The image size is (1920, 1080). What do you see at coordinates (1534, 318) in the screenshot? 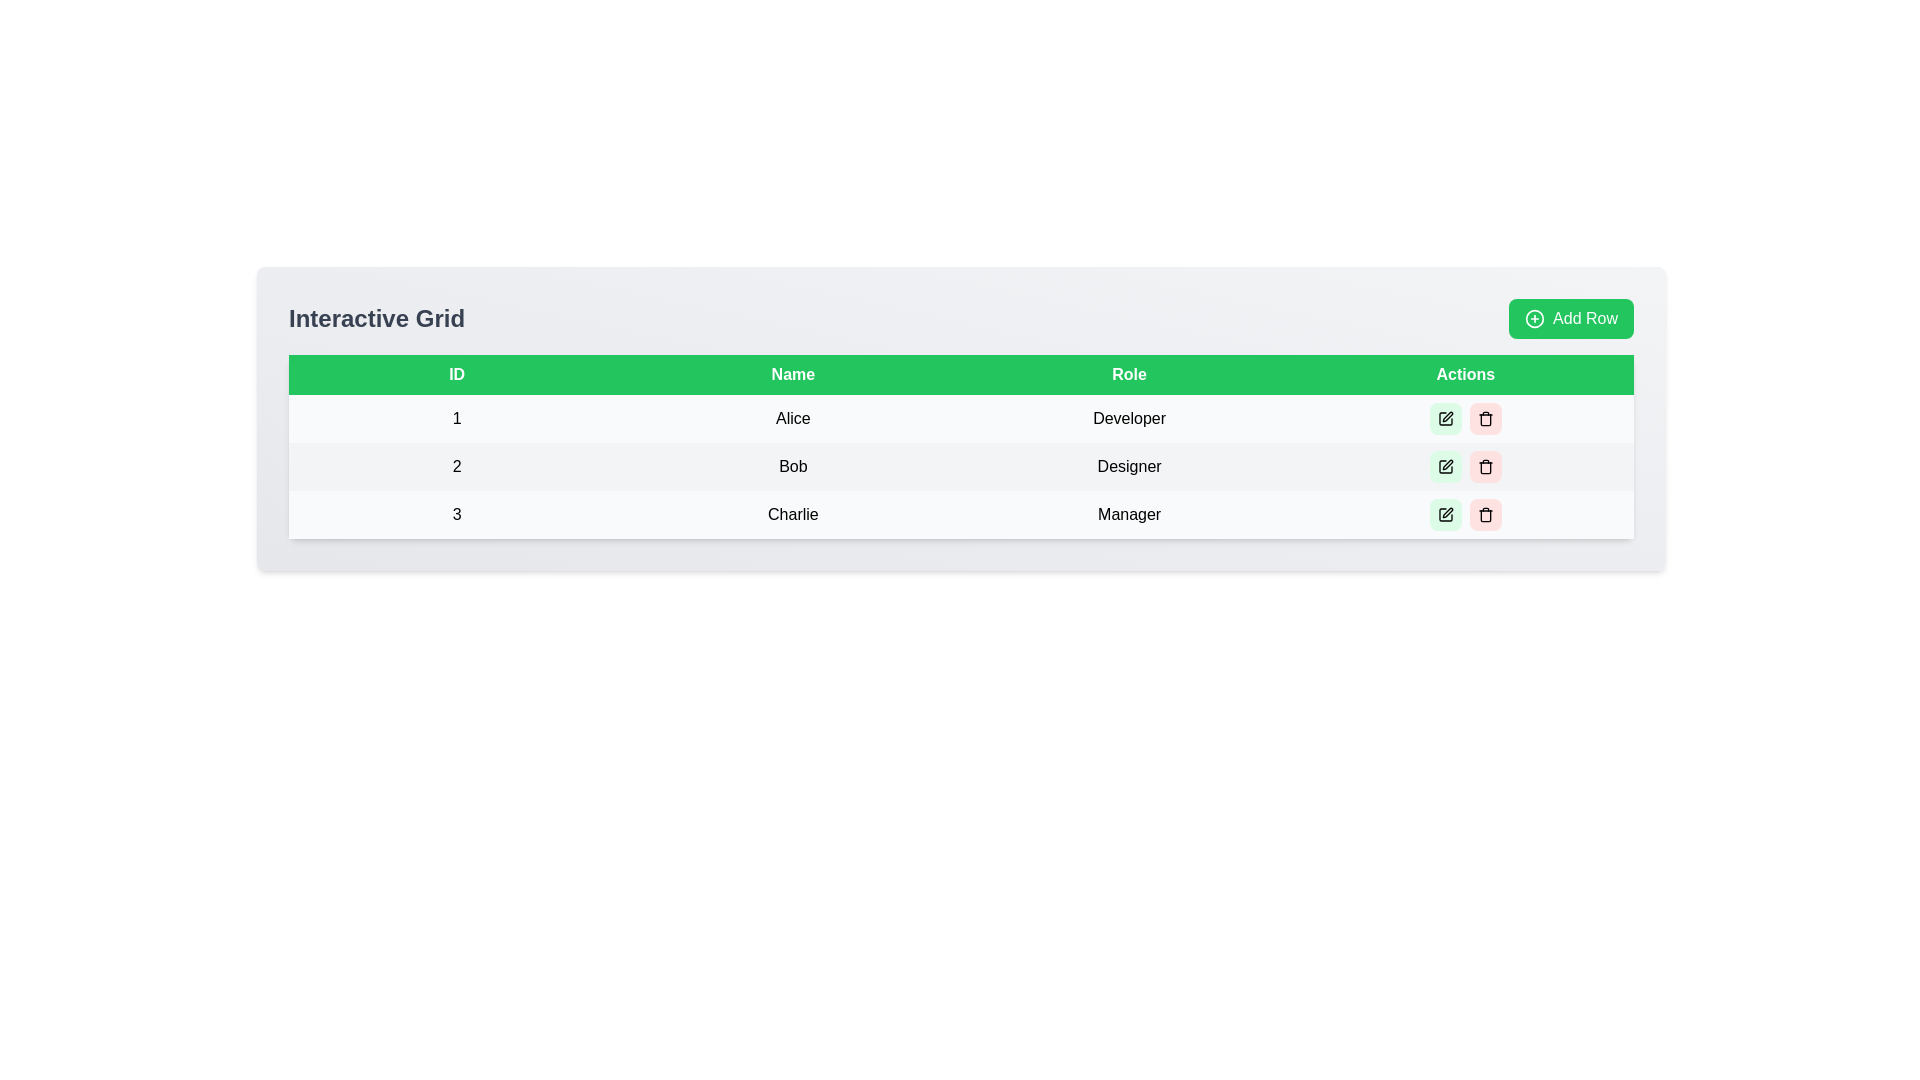
I see `the 'Add Row' icon located to the left of the button text` at bounding box center [1534, 318].